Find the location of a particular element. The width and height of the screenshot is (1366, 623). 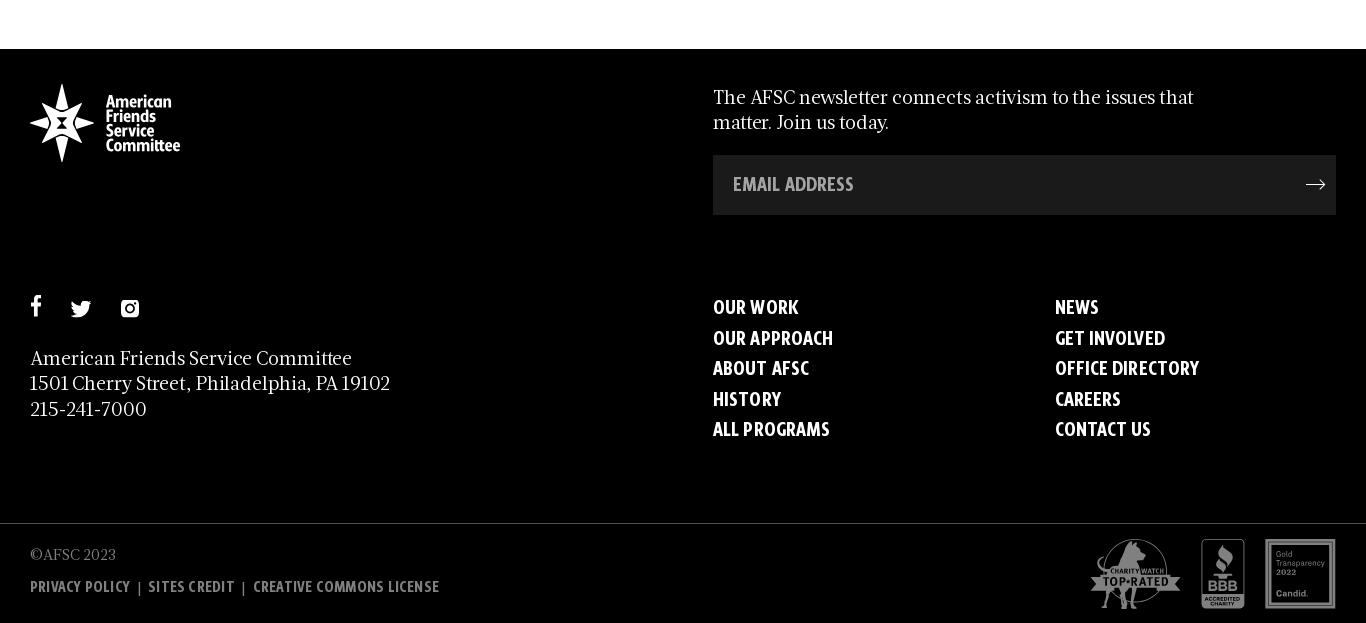

'The AFSC newsletter connects activism to the issues that matter. Join us today.' is located at coordinates (953, 107).